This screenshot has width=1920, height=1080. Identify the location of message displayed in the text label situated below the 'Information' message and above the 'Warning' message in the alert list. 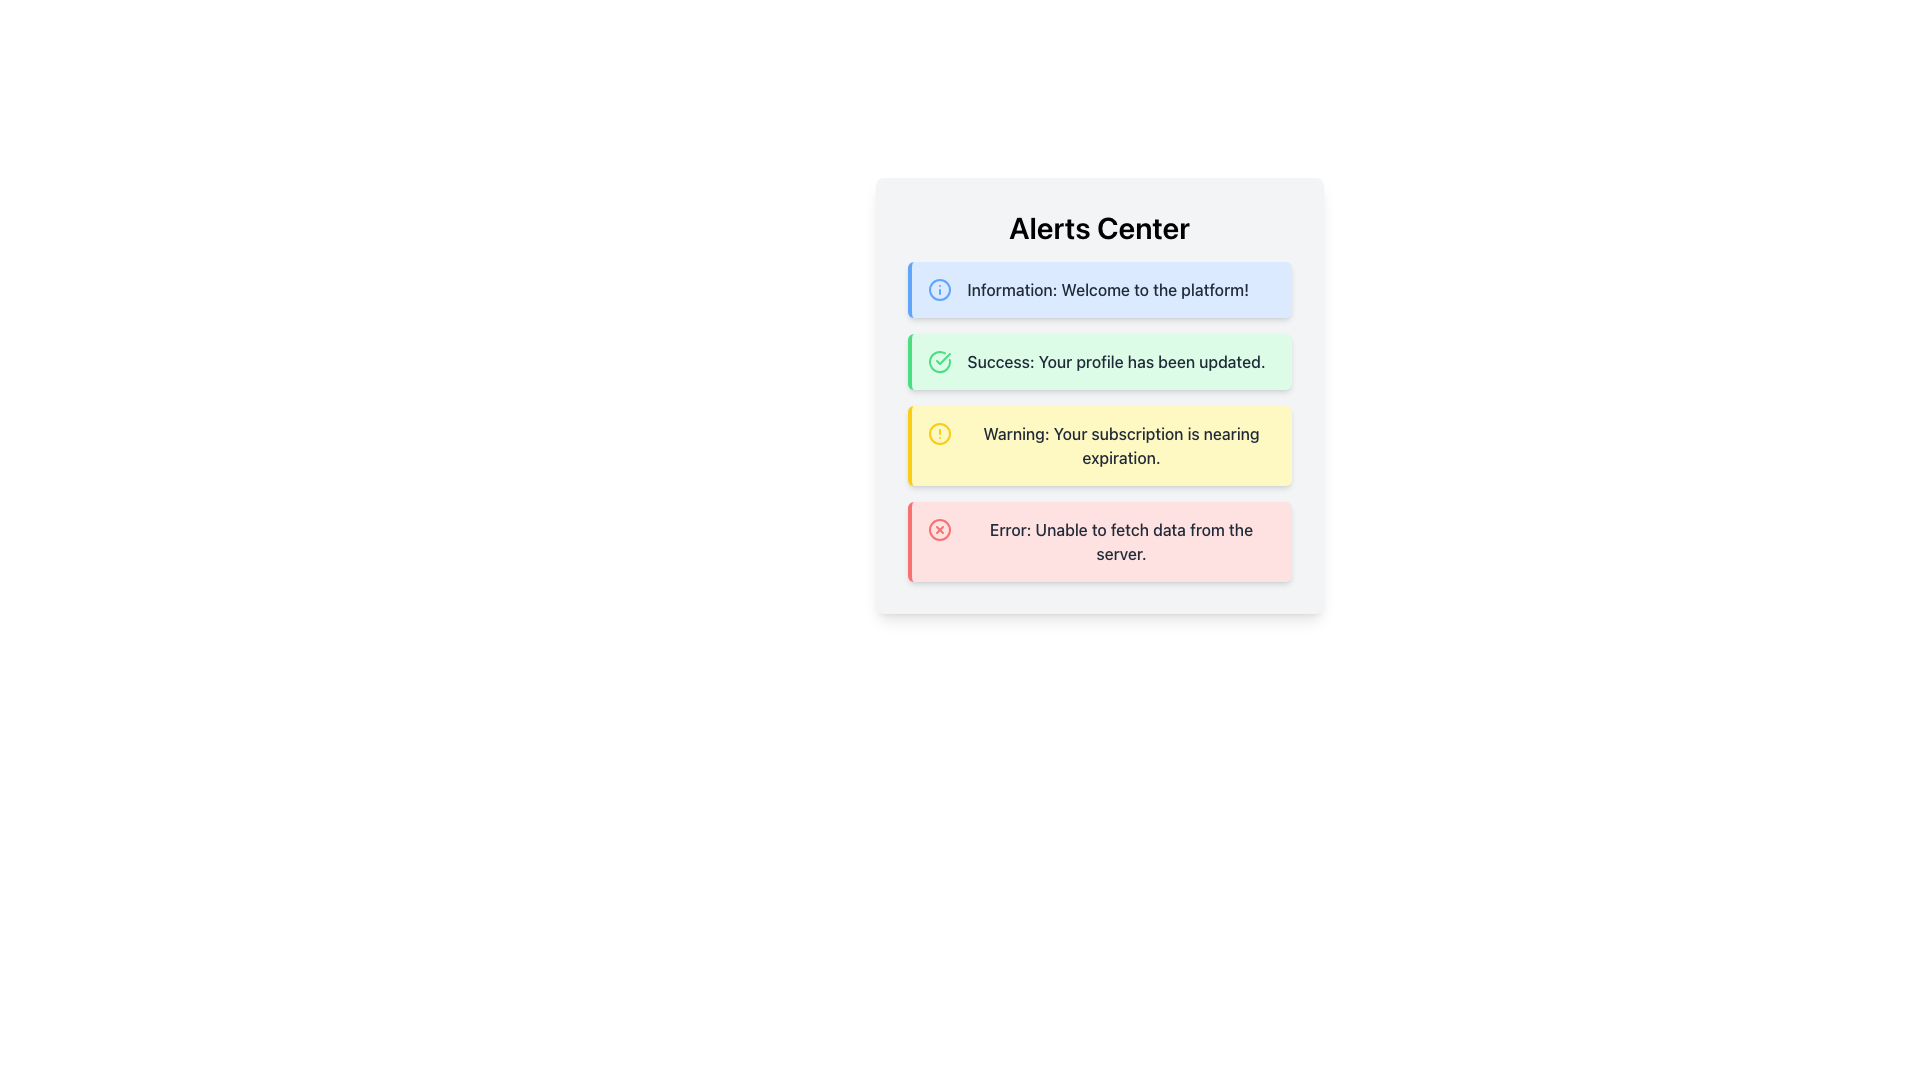
(1115, 362).